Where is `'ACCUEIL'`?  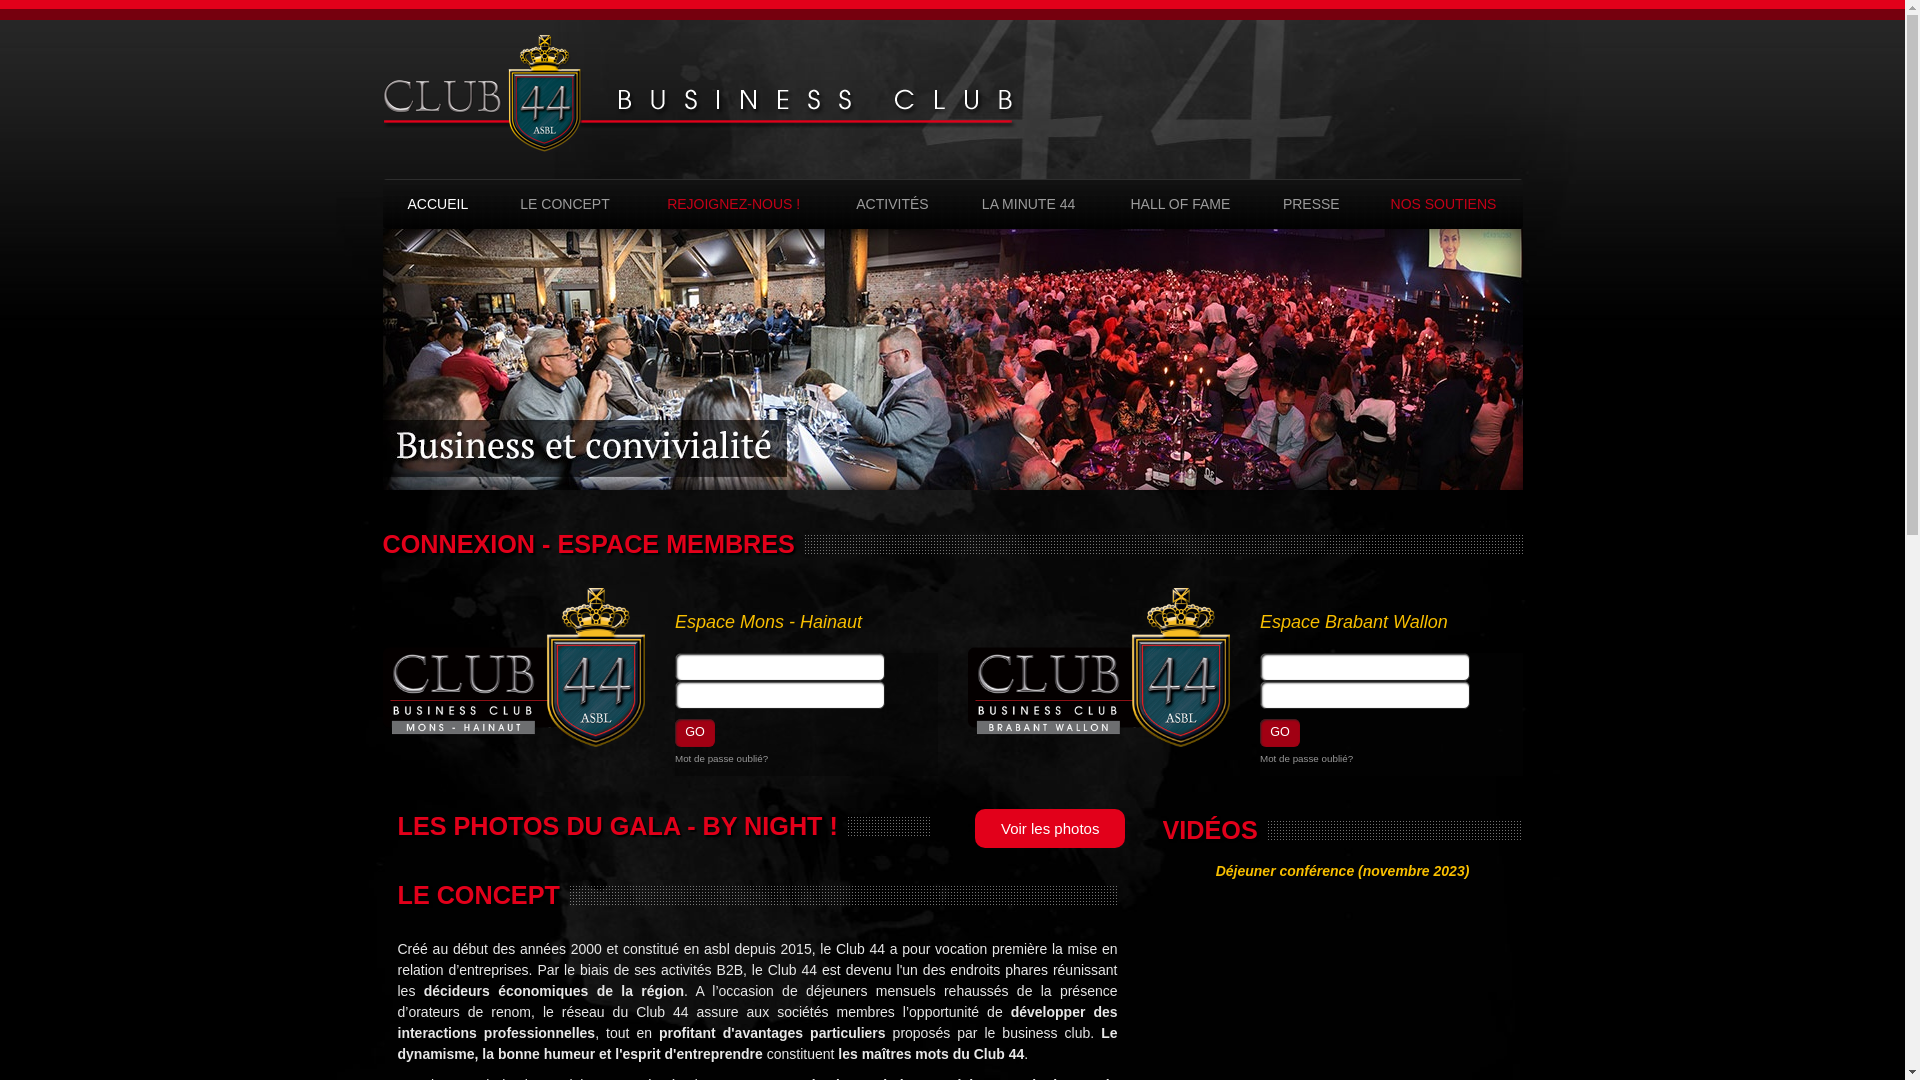
'ACCUEIL' is located at coordinates (437, 204).